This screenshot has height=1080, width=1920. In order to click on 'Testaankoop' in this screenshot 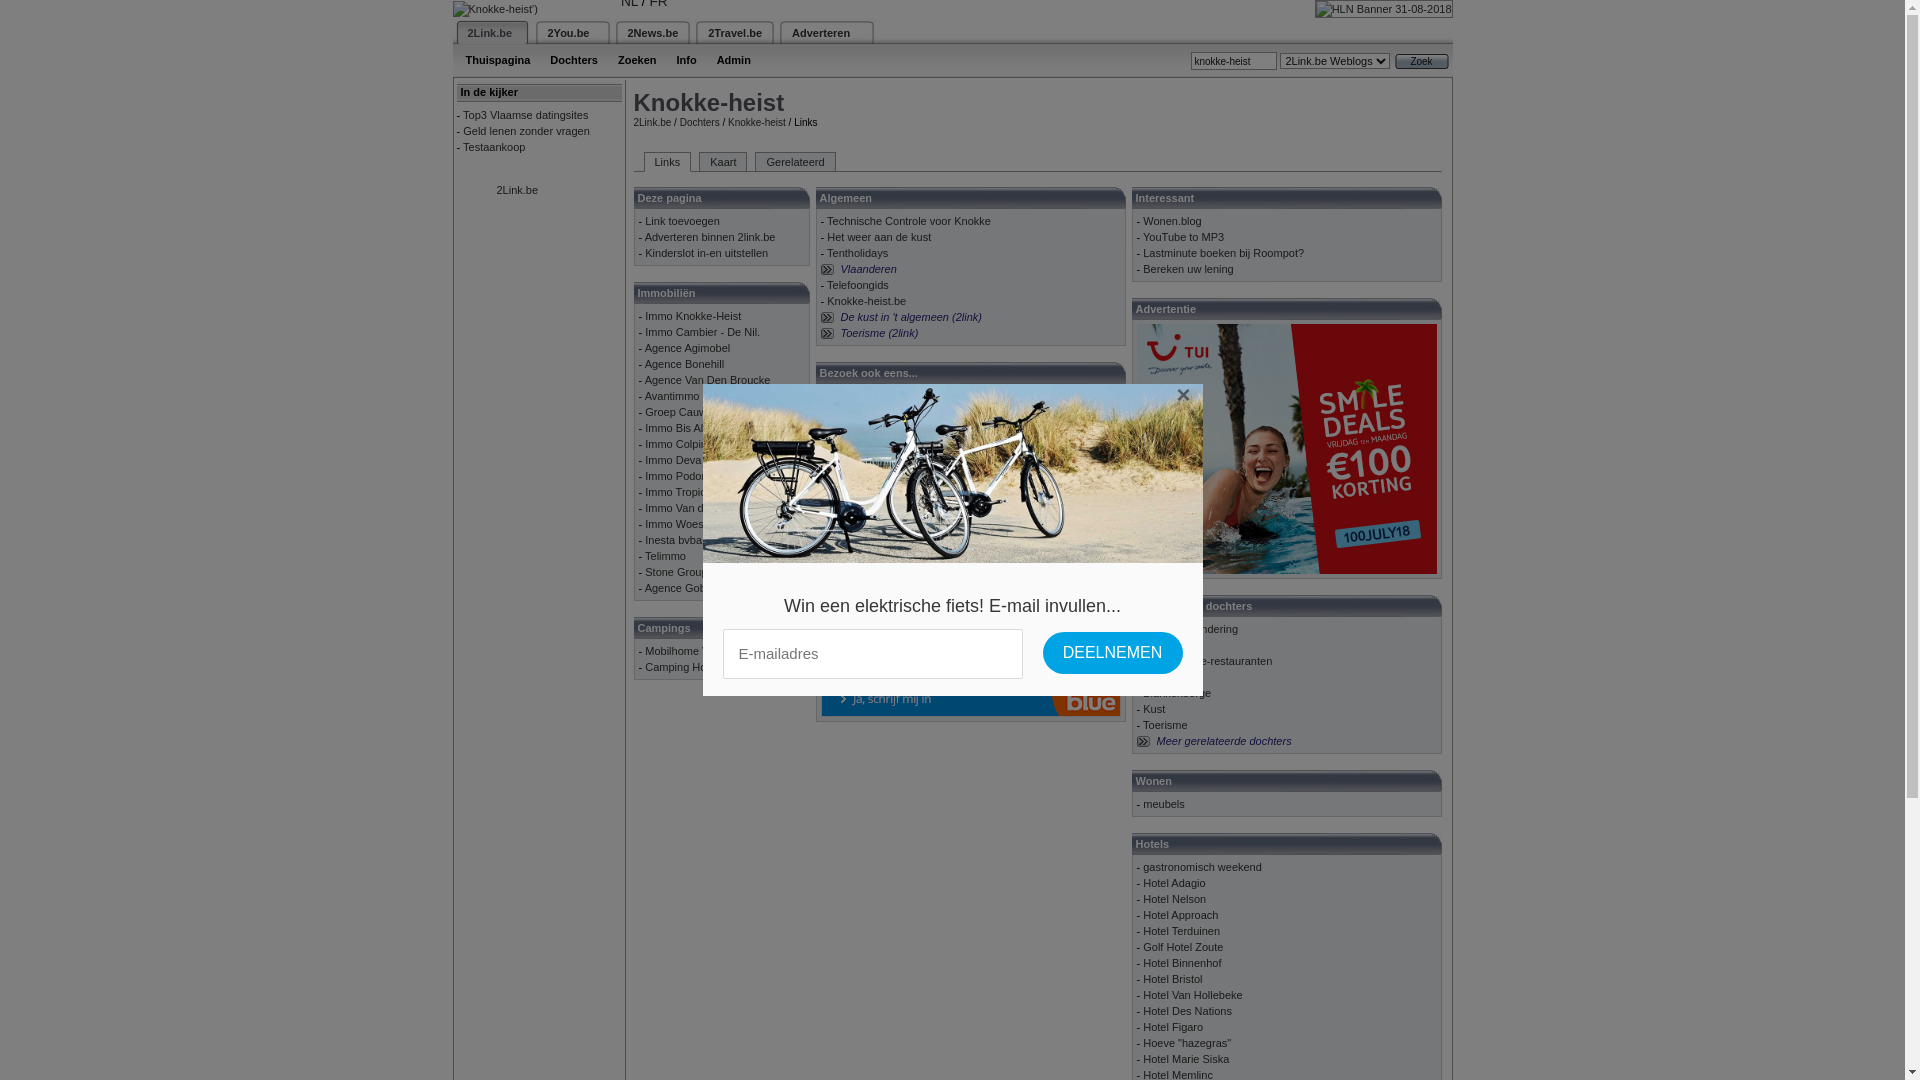, I will do `click(494, 145)`.